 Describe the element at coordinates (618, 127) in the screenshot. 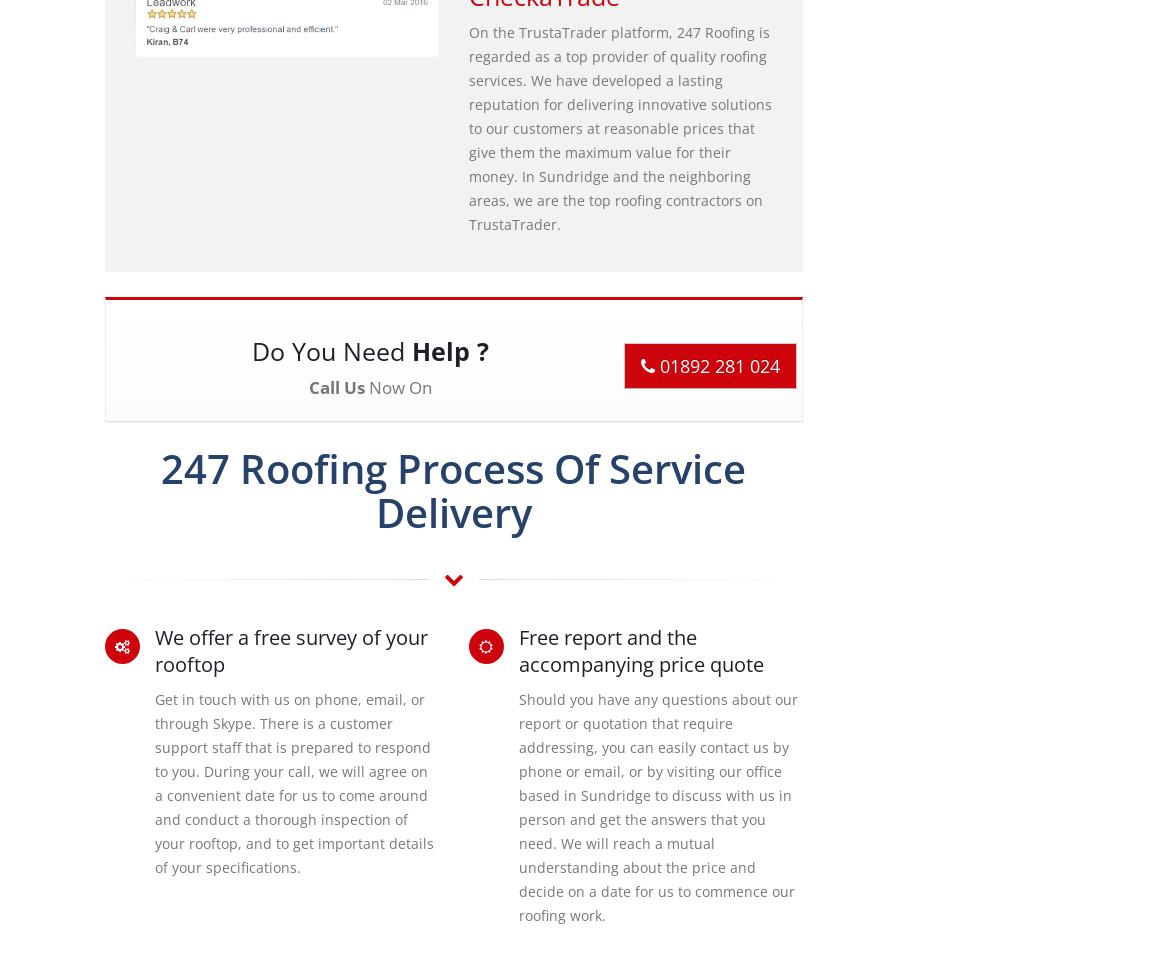

I see `'On the TrustaTrader platform, 247 Roofing is regarded as a top provider of quality roofing services. We have developed a lasting reputation for delivering innovative solutions to our customers at reasonable prices that give them the maximum value for their money. In Sundridge and the neighboring areas, we are the top roofing contractors on TrustaTrader.'` at that location.